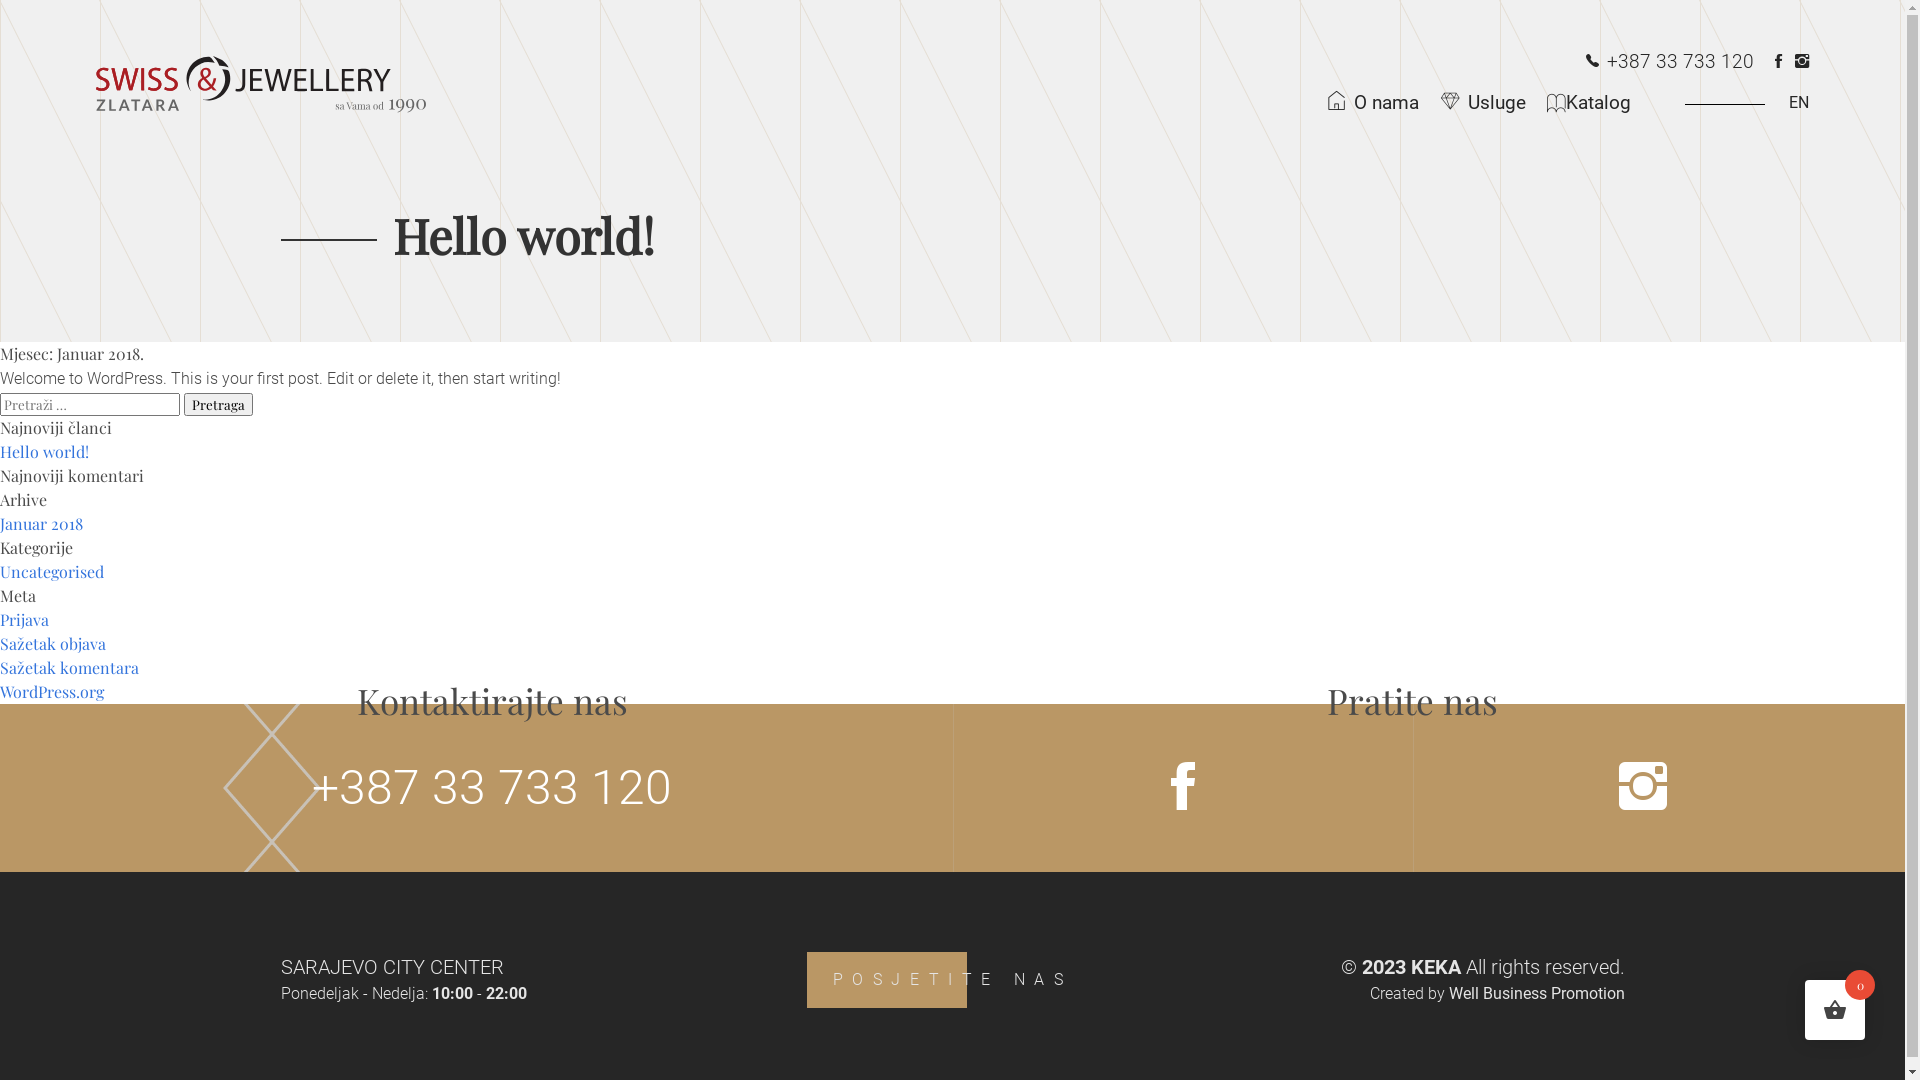  I want to click on '+387 33 733 120', so click(492, 786).